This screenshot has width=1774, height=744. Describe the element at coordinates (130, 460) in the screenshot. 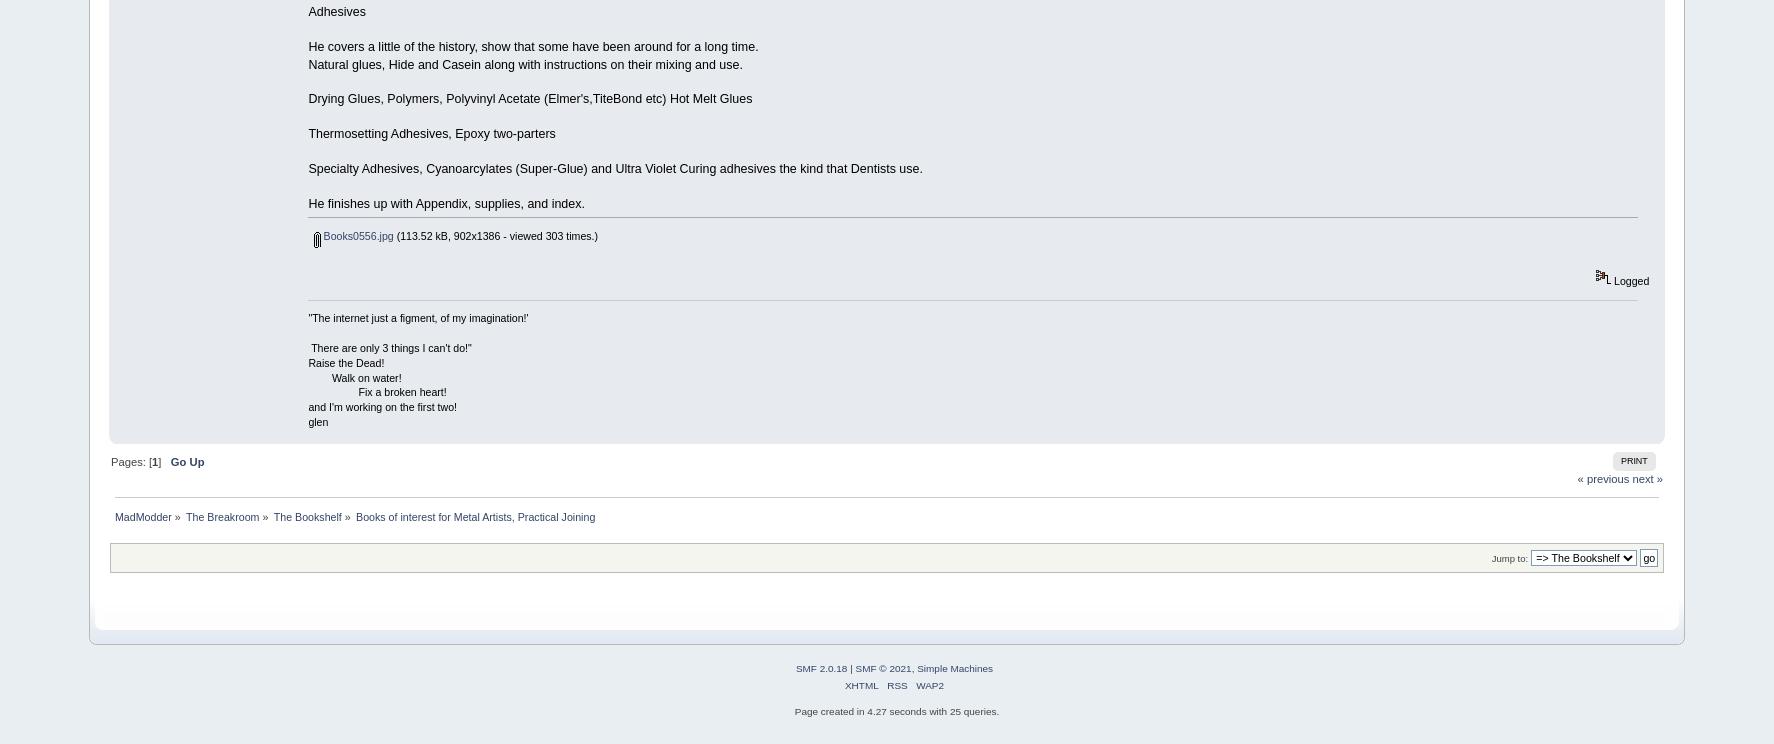

I see `'Pages: ['` at that location.